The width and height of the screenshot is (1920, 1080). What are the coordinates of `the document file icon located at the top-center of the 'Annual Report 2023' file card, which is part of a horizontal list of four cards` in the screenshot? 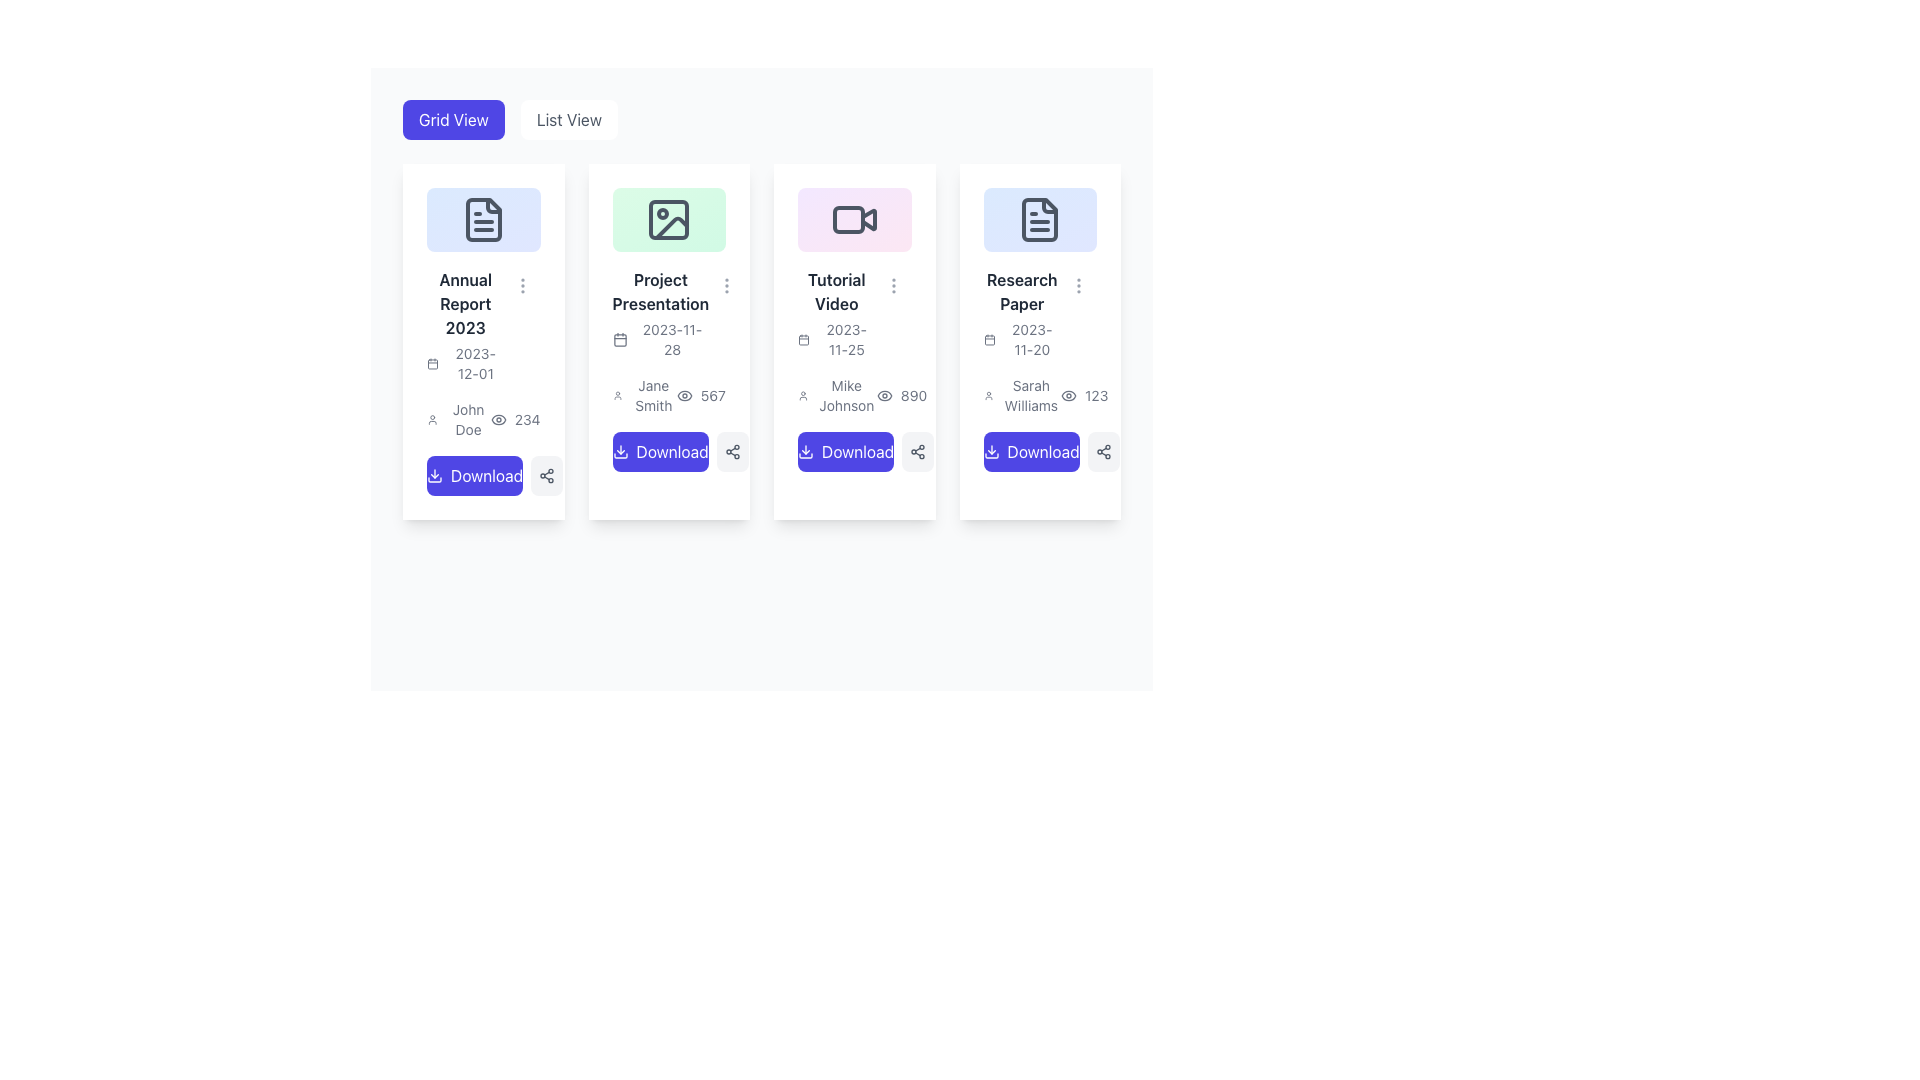 It's located at (483, 219).